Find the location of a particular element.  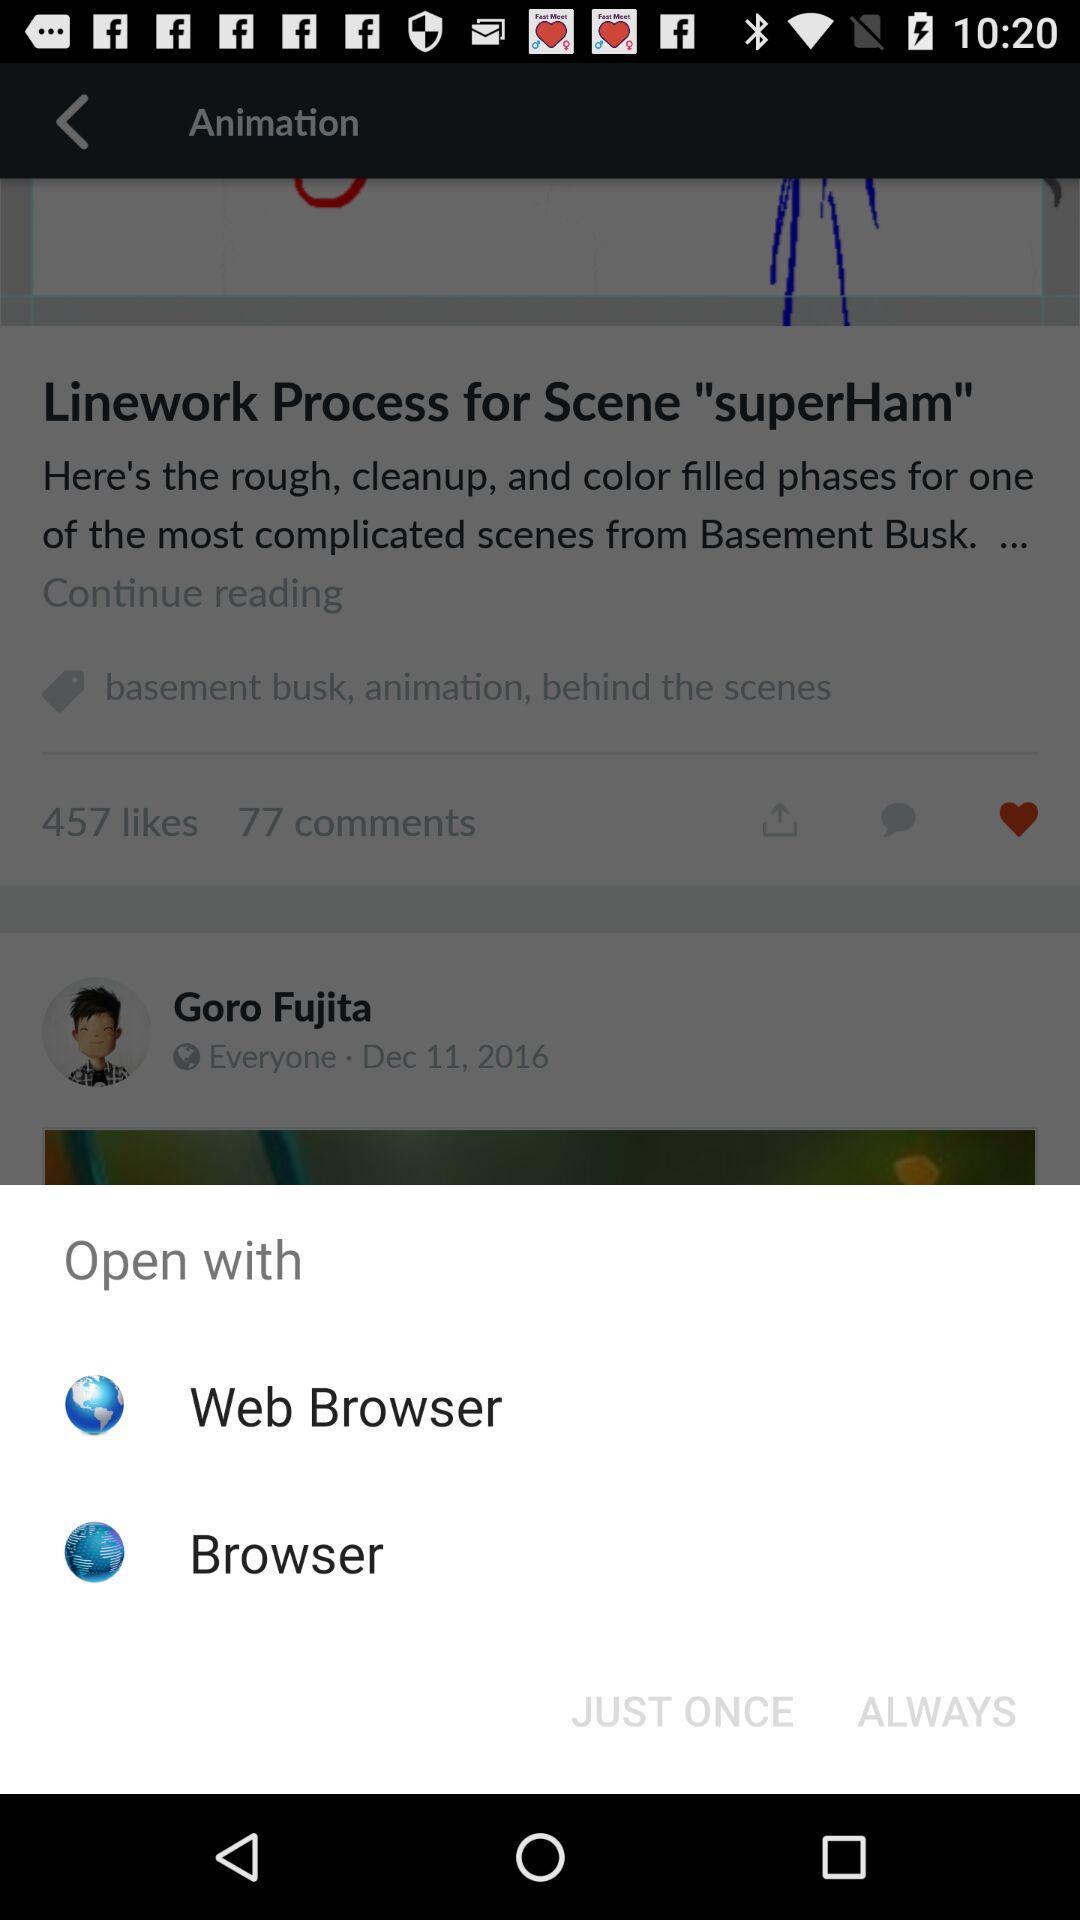

app above the browser icon is located at coordinates (344, 1404).